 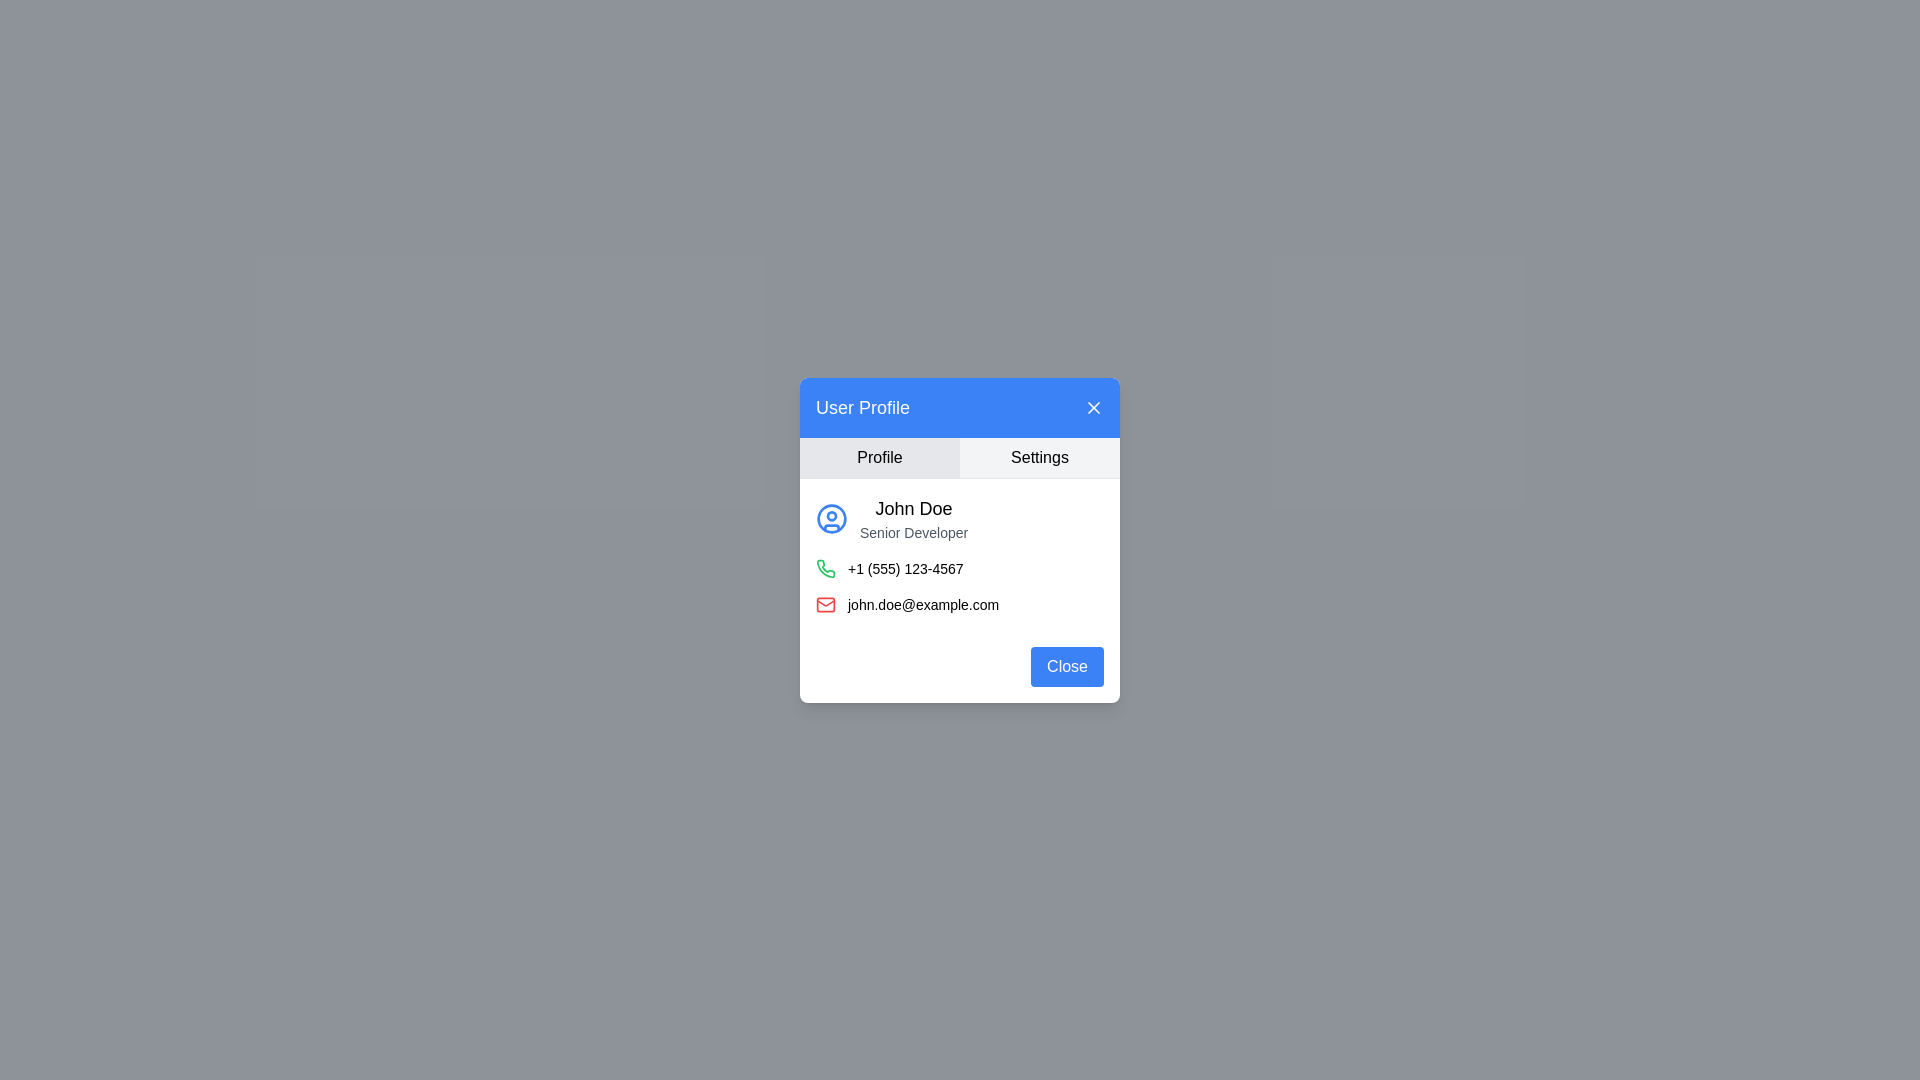 I want to click on the phone number icon located next to the phone number '+1 (555) 123-4567' in the user profile dialog, so click(x=825, y=568).